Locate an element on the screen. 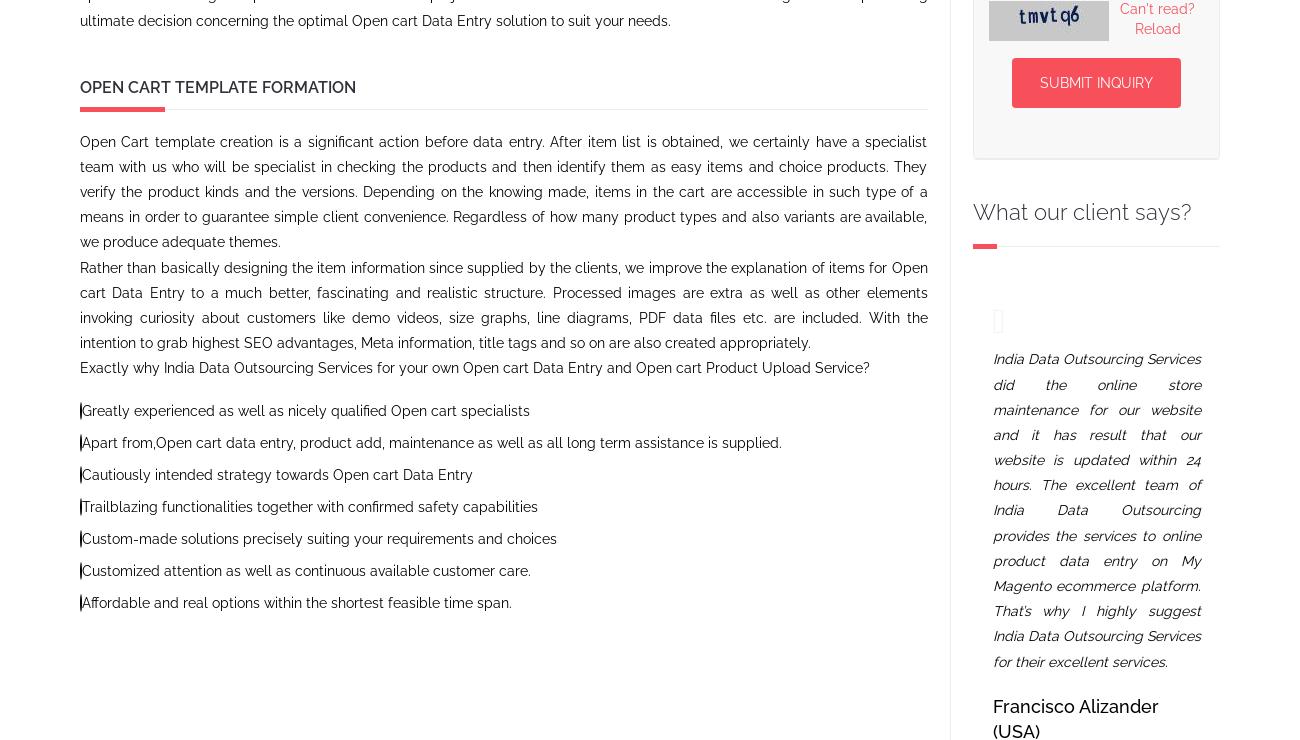 This screenshot has width=1300, height=740. 'Exactly why India Data Outsourcing Services for your own Open cart Data Entry and Open cart Product Upload Service?' is located at coordinates (474, 368).